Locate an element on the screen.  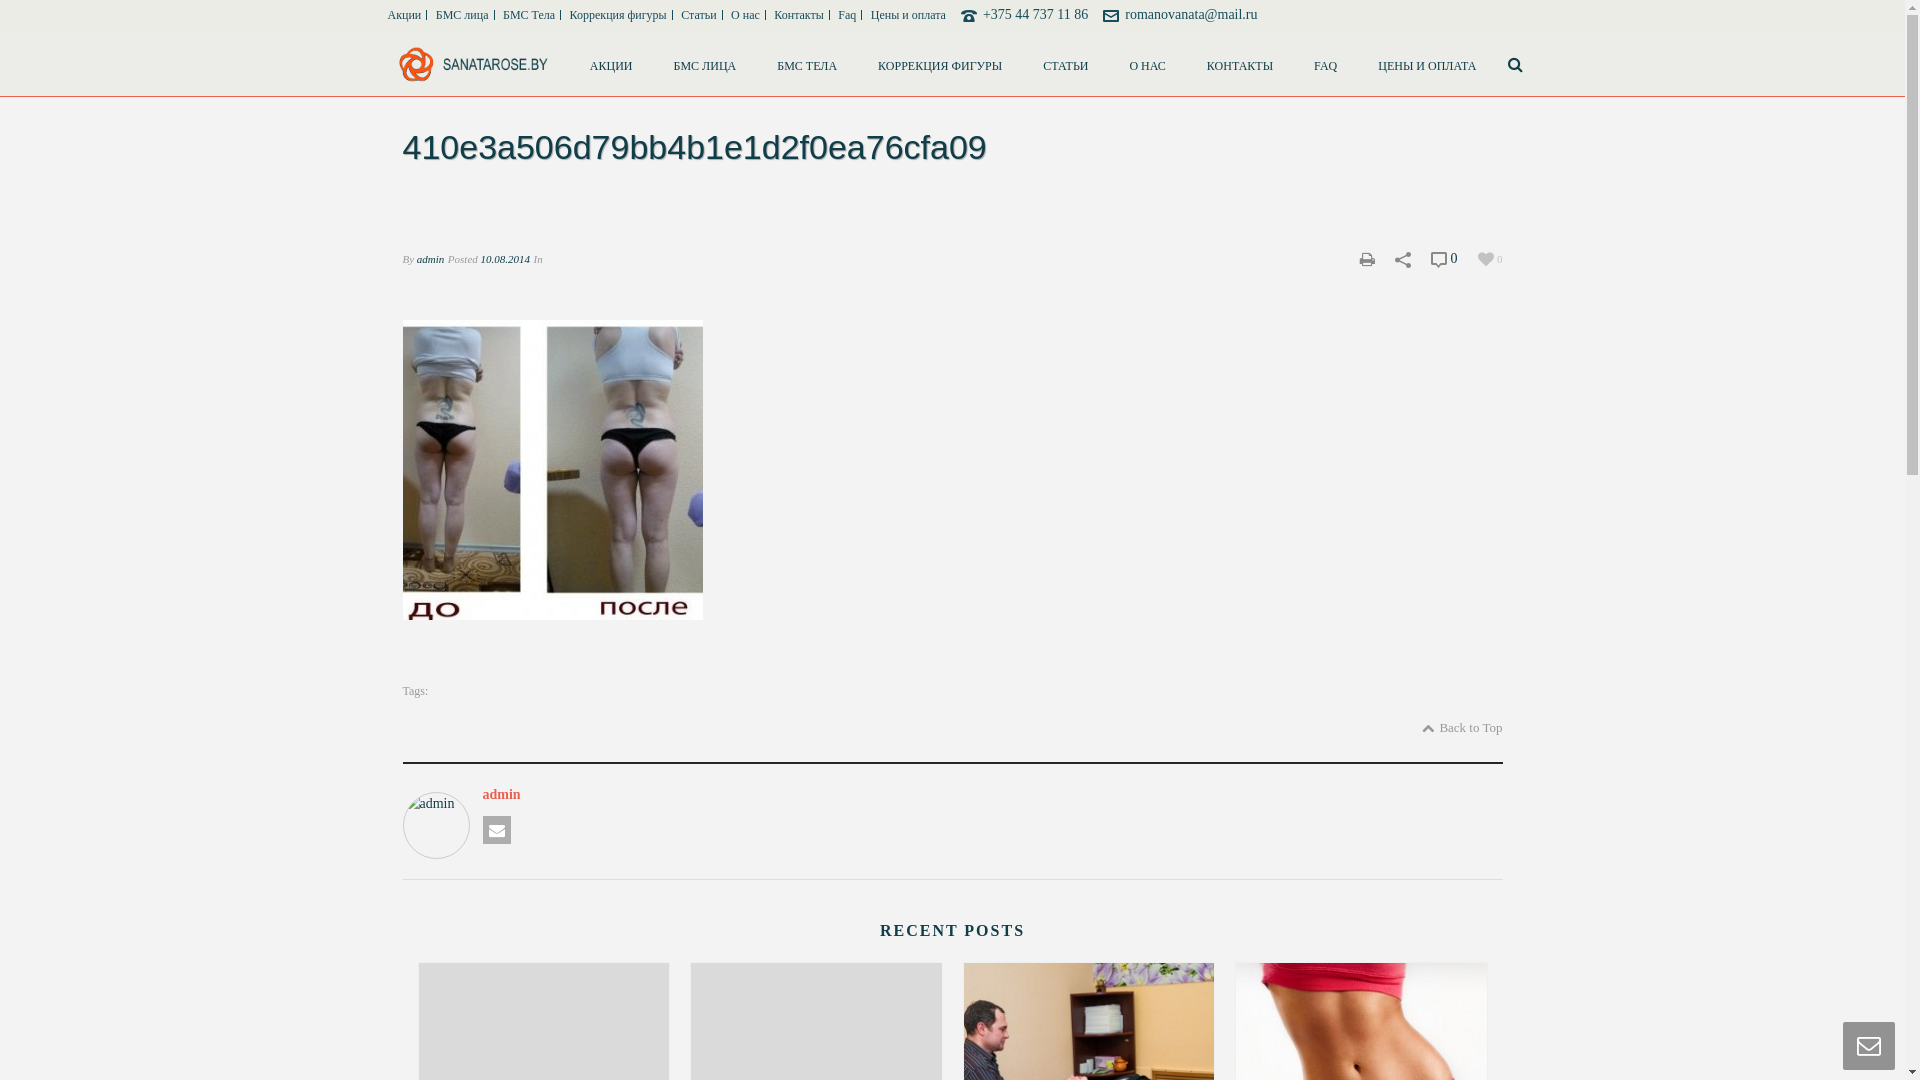
'Print' is located at coordinates (1366, 257).